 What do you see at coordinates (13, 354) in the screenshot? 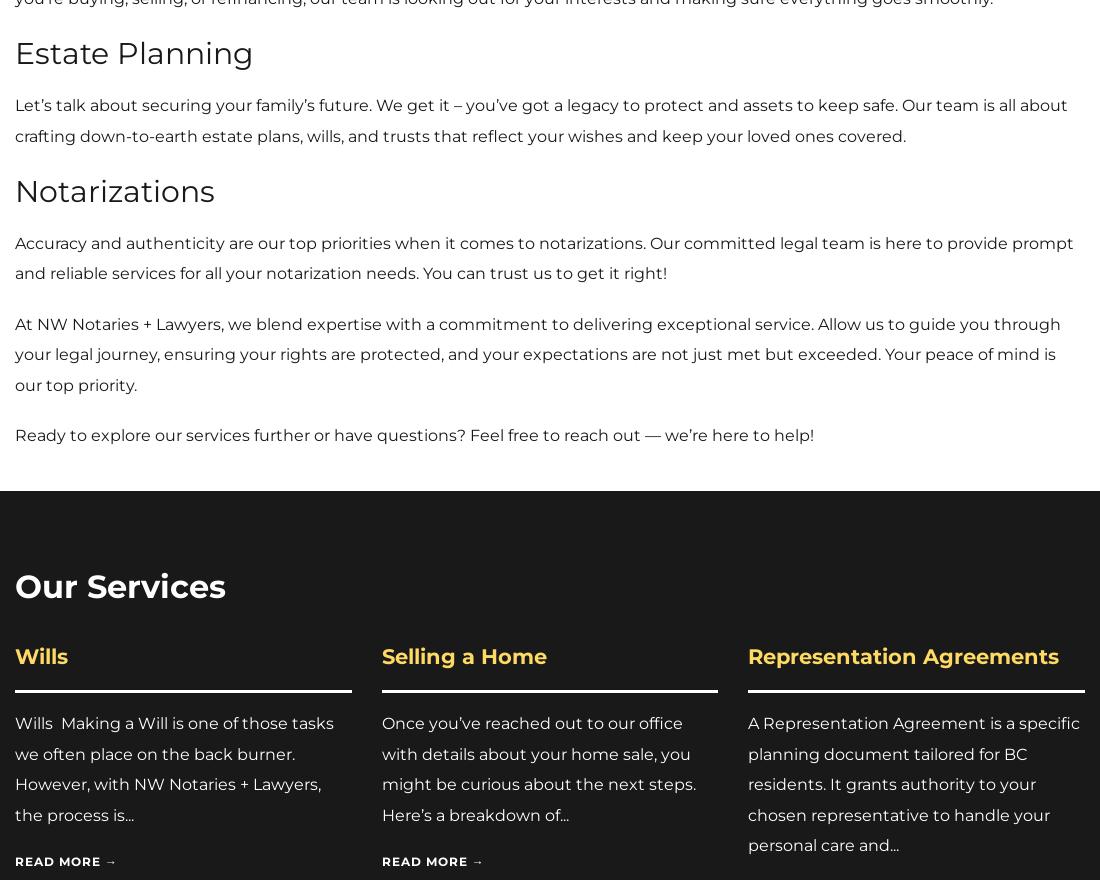
I see `'At NW Notaries + Lawyers, we blend expertise with a commitment to delivering exceptional service. Allow us to guide you through your legal journey, ensuring your rights are protected, and your expectations are not just met but exceeded. Your peace of mind is our top priority.'` at bounding box center [13, 354].